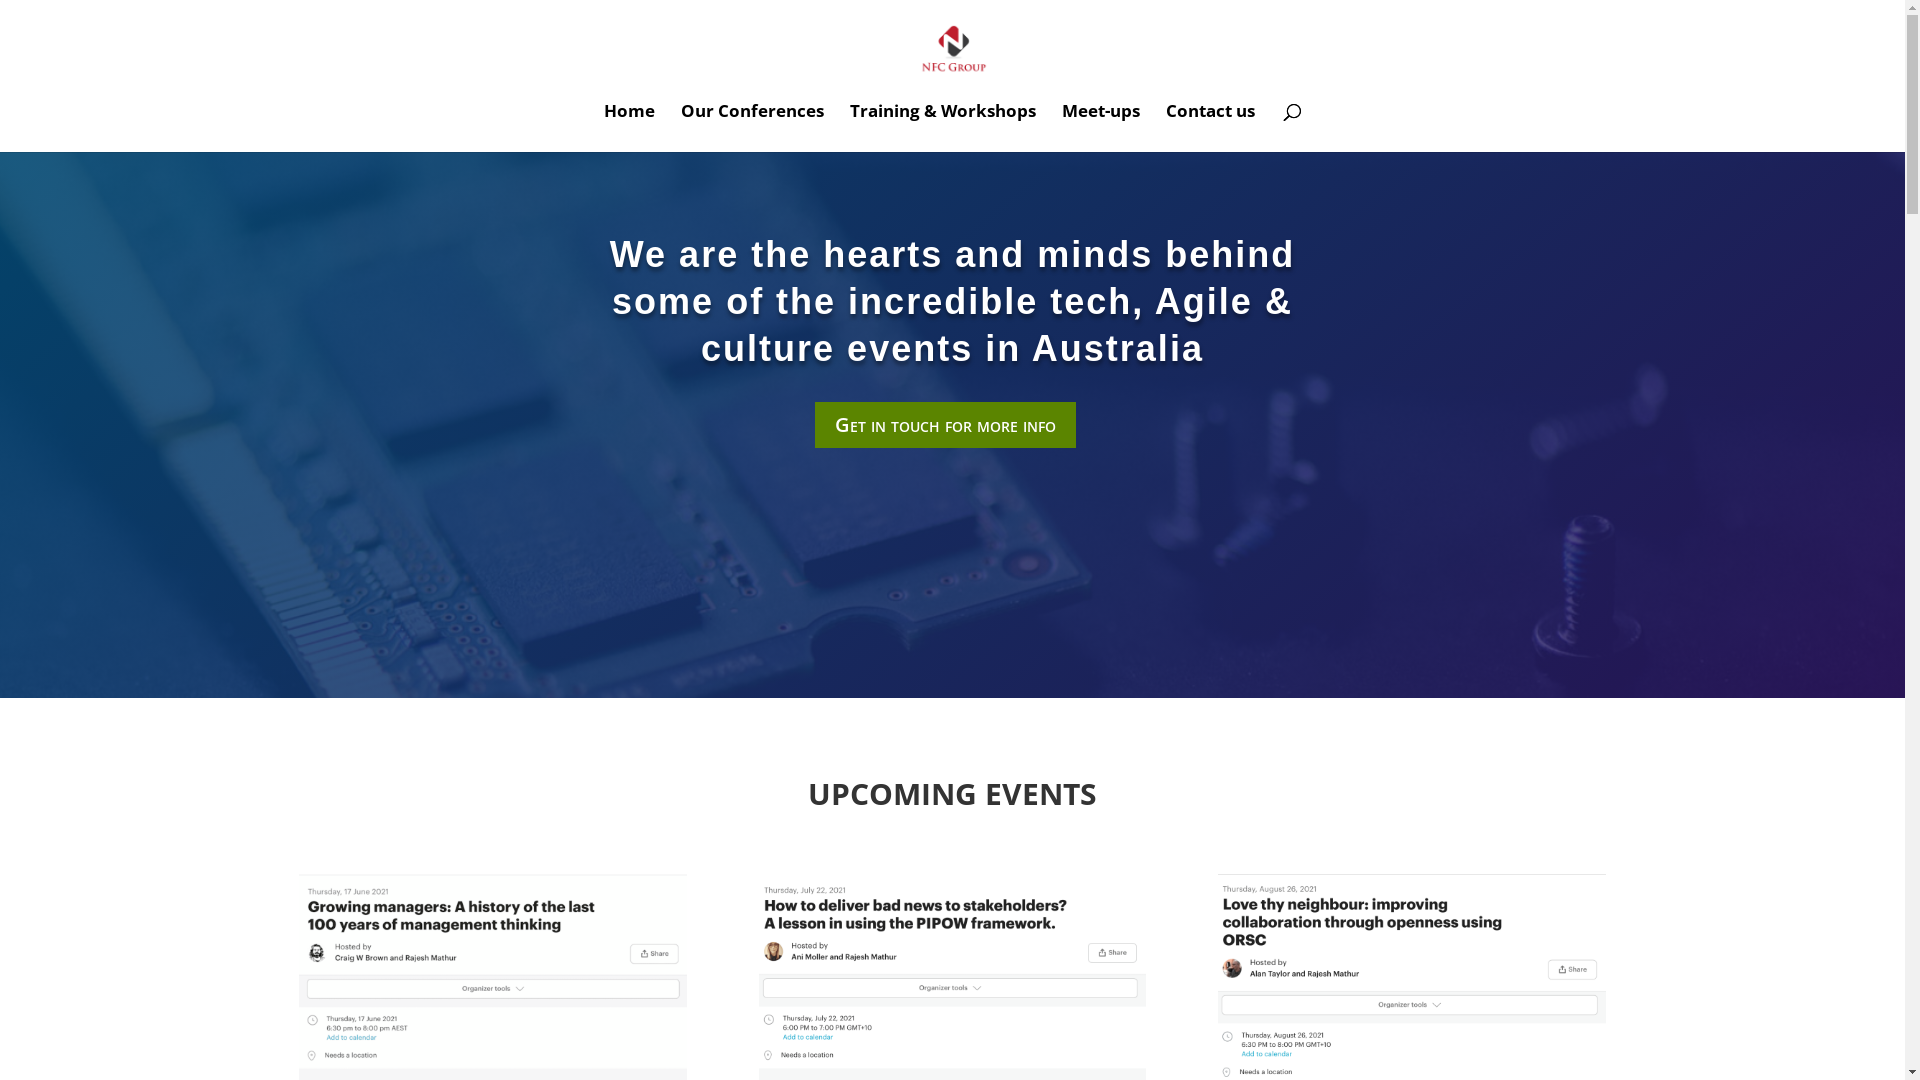  I want to click on 'Contact us', so click(1209, 127).